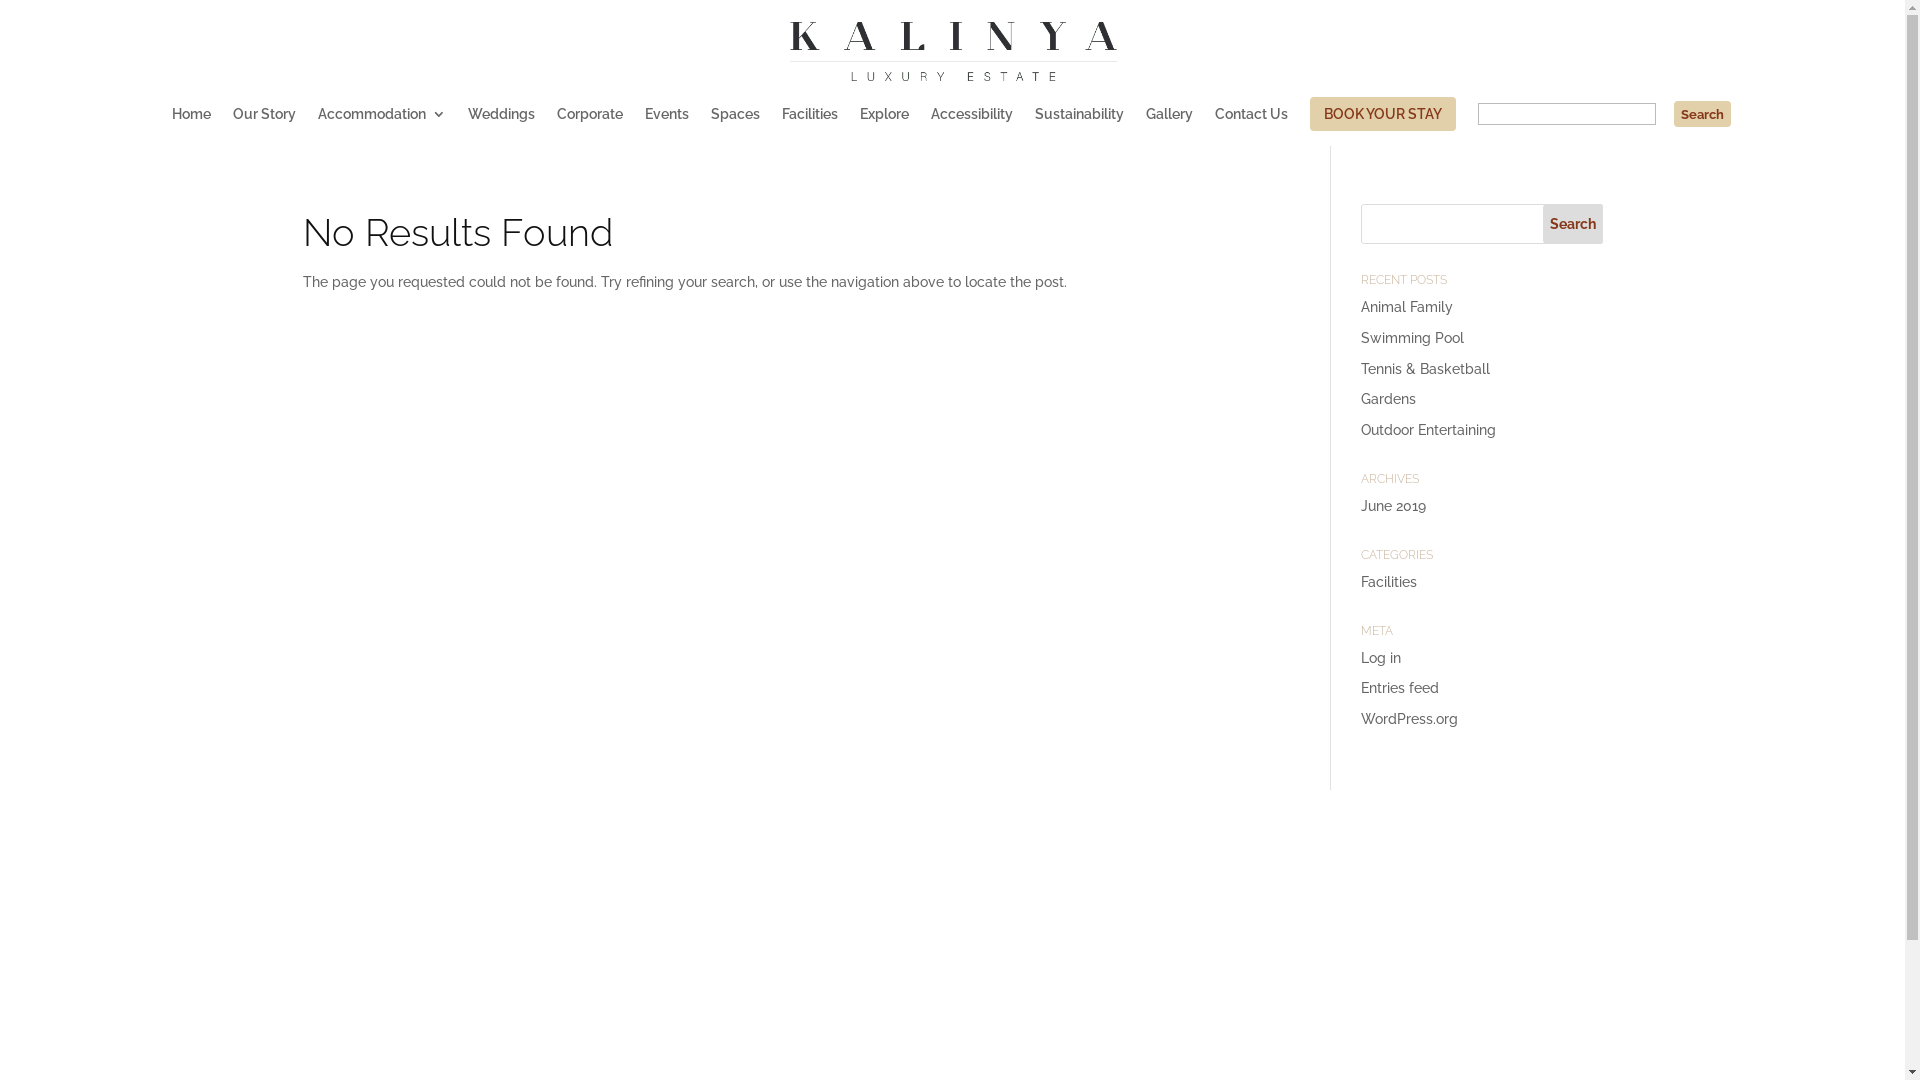 The image size is (1920, 1080). Describe the element at coordinates (191, 123) in the screenshot. I see `'Home'` at that location.